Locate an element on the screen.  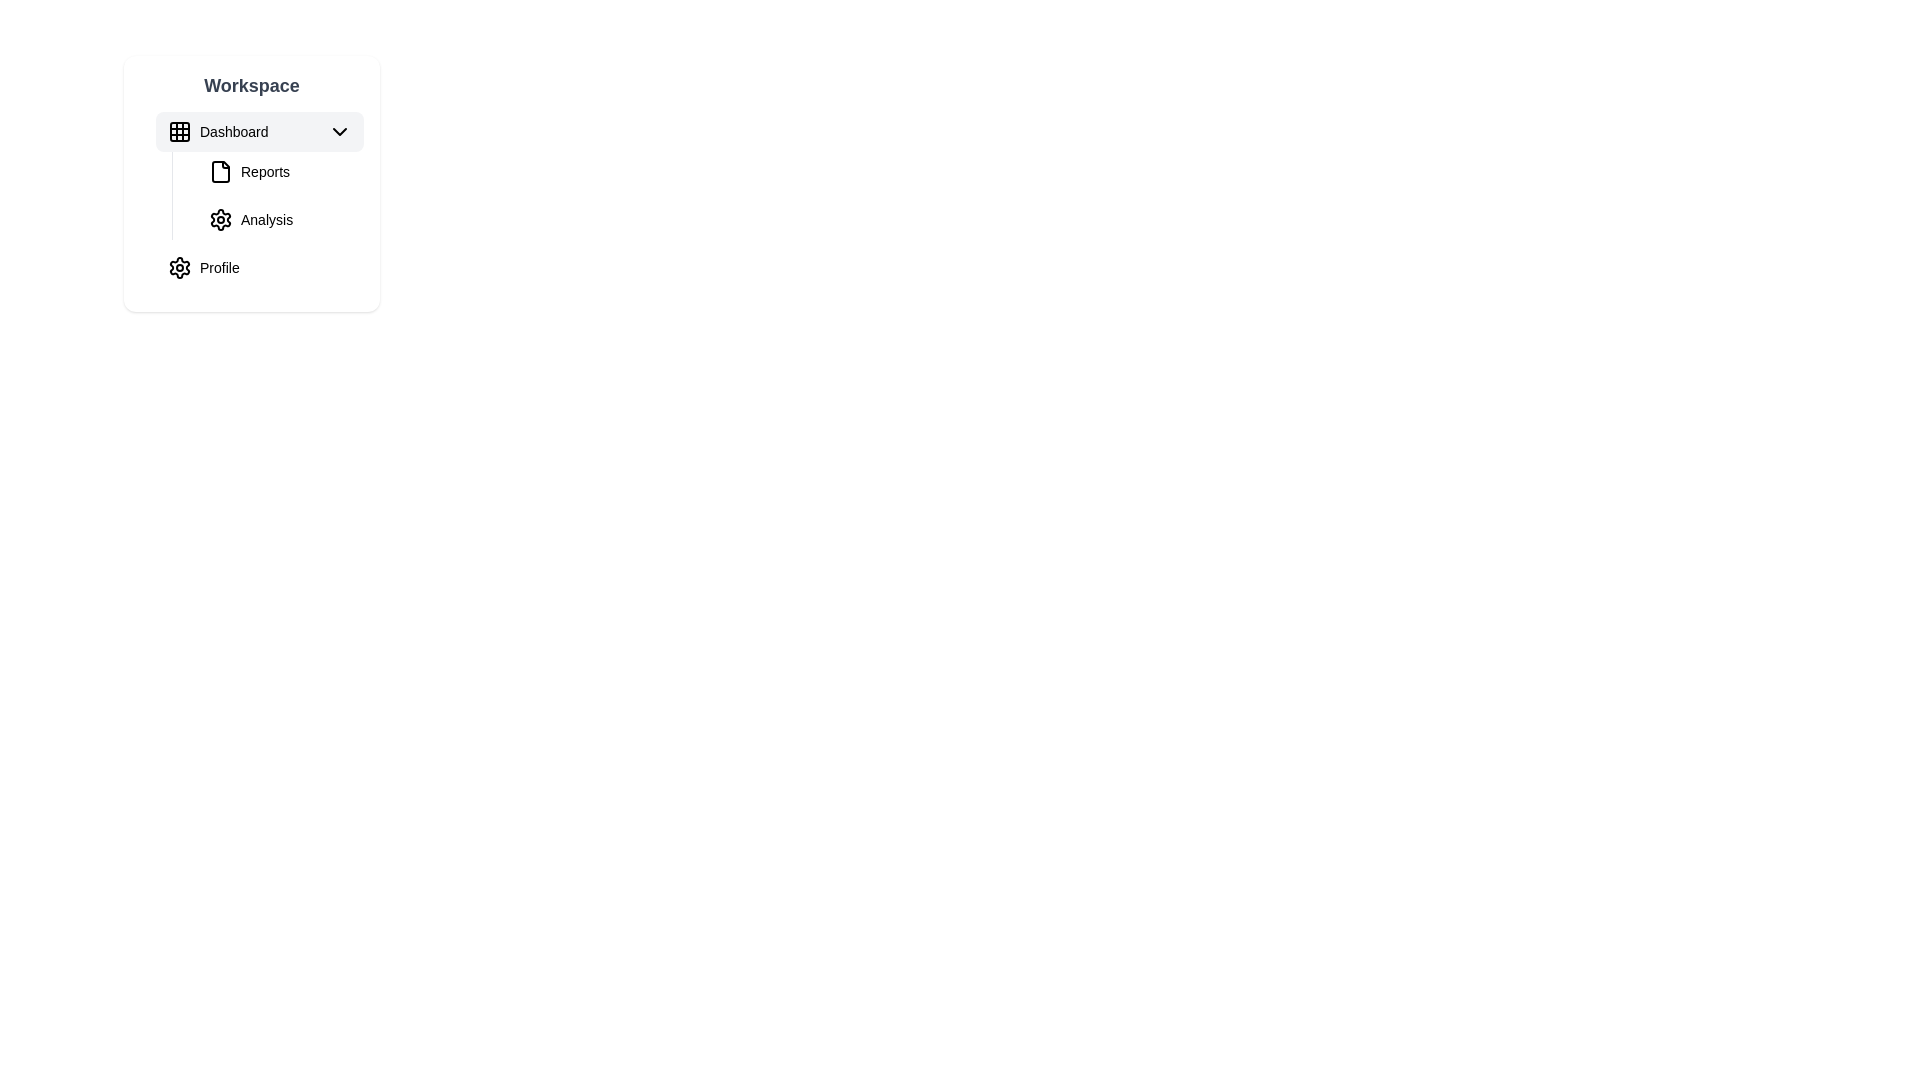
the collapsible menu indicator icon located to the right of the 'Dashboard' label to trigger a tooltip or visual effect is located at coordinates (340, 131).